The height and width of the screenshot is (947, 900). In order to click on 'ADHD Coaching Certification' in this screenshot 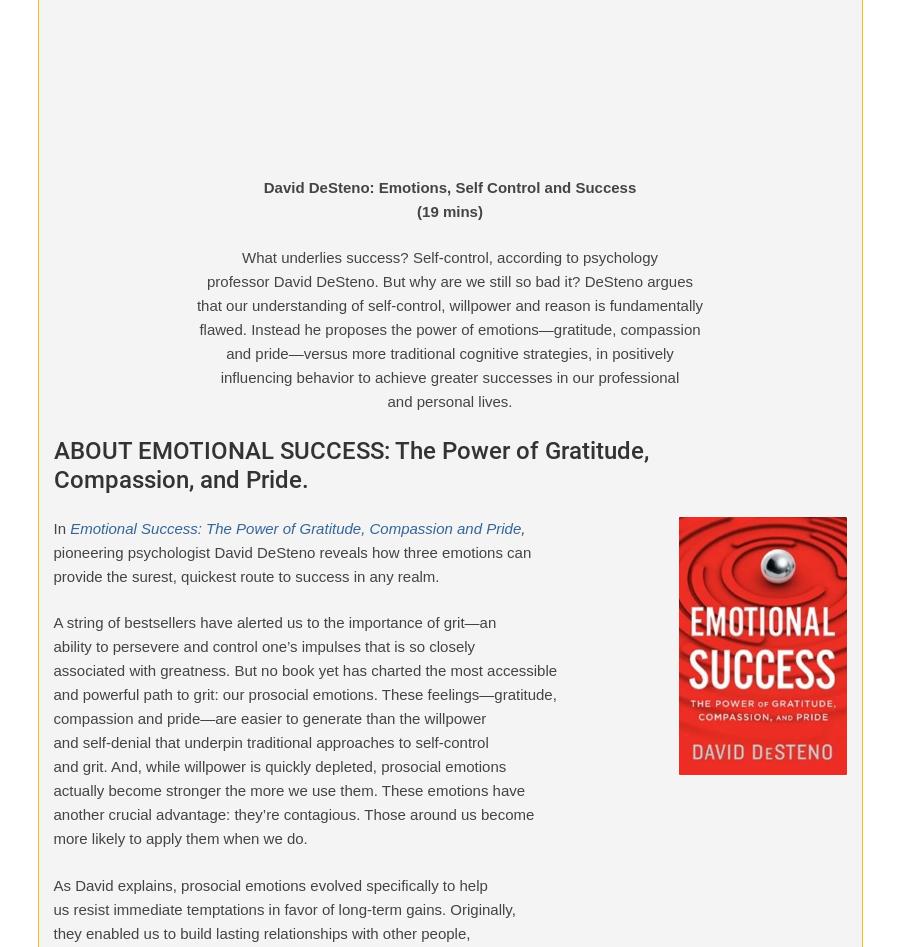, I will do `click(151, 421)`.